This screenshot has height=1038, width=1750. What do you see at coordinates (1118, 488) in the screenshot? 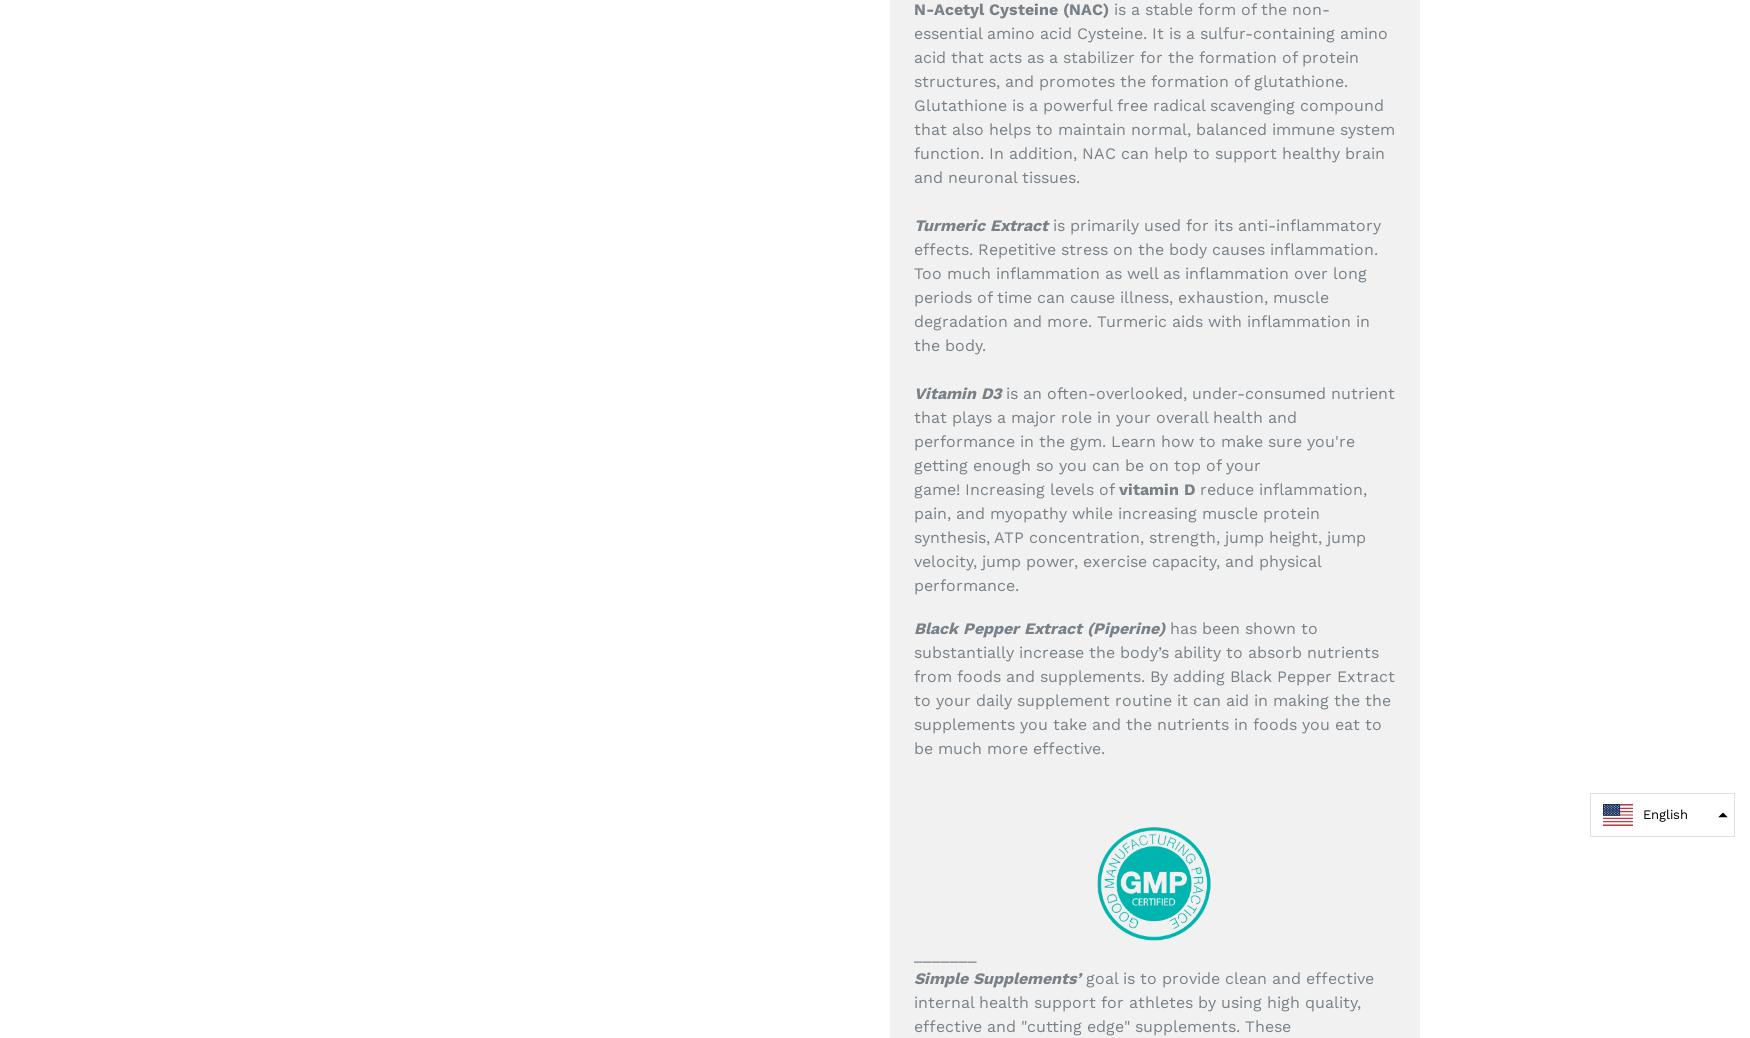
I see `'vitamin D'` at bounding box center [1118, 488].